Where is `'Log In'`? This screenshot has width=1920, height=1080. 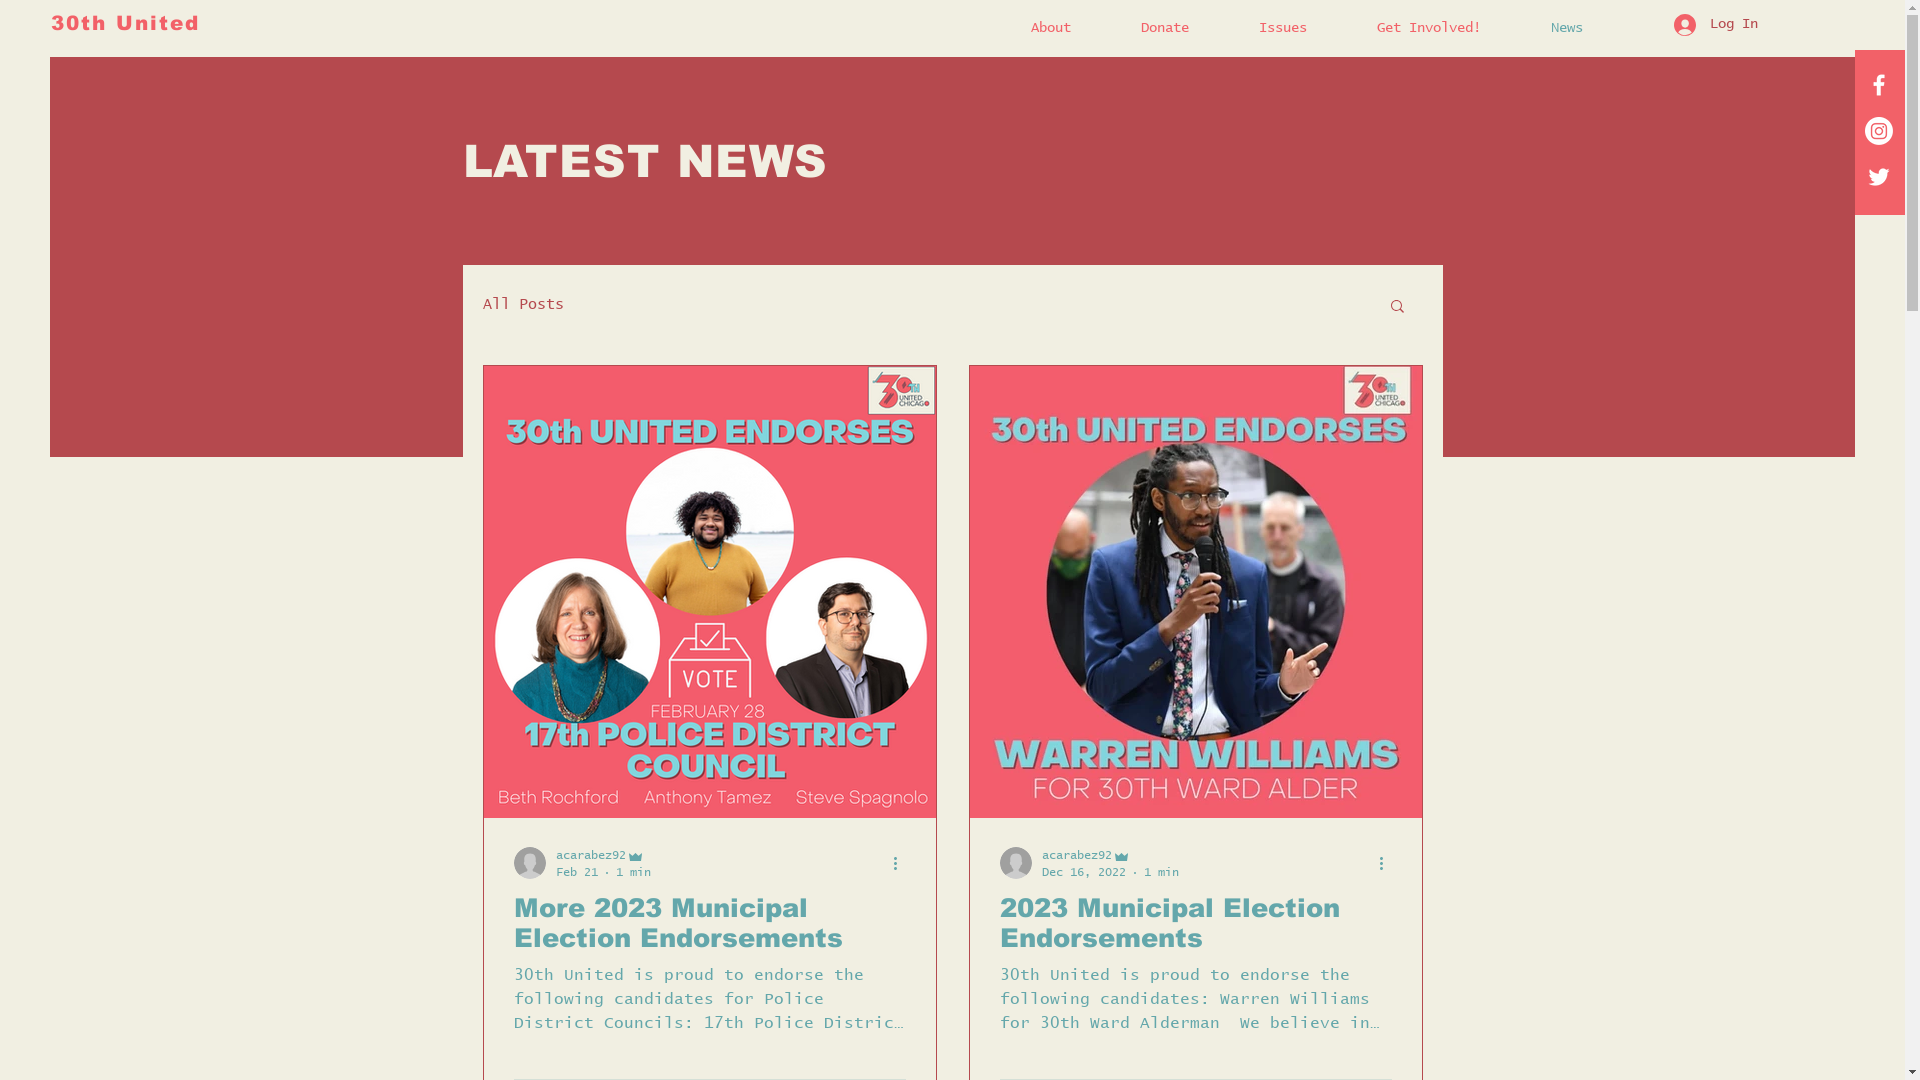 'Log In' is located at coordinates (1713, 24).